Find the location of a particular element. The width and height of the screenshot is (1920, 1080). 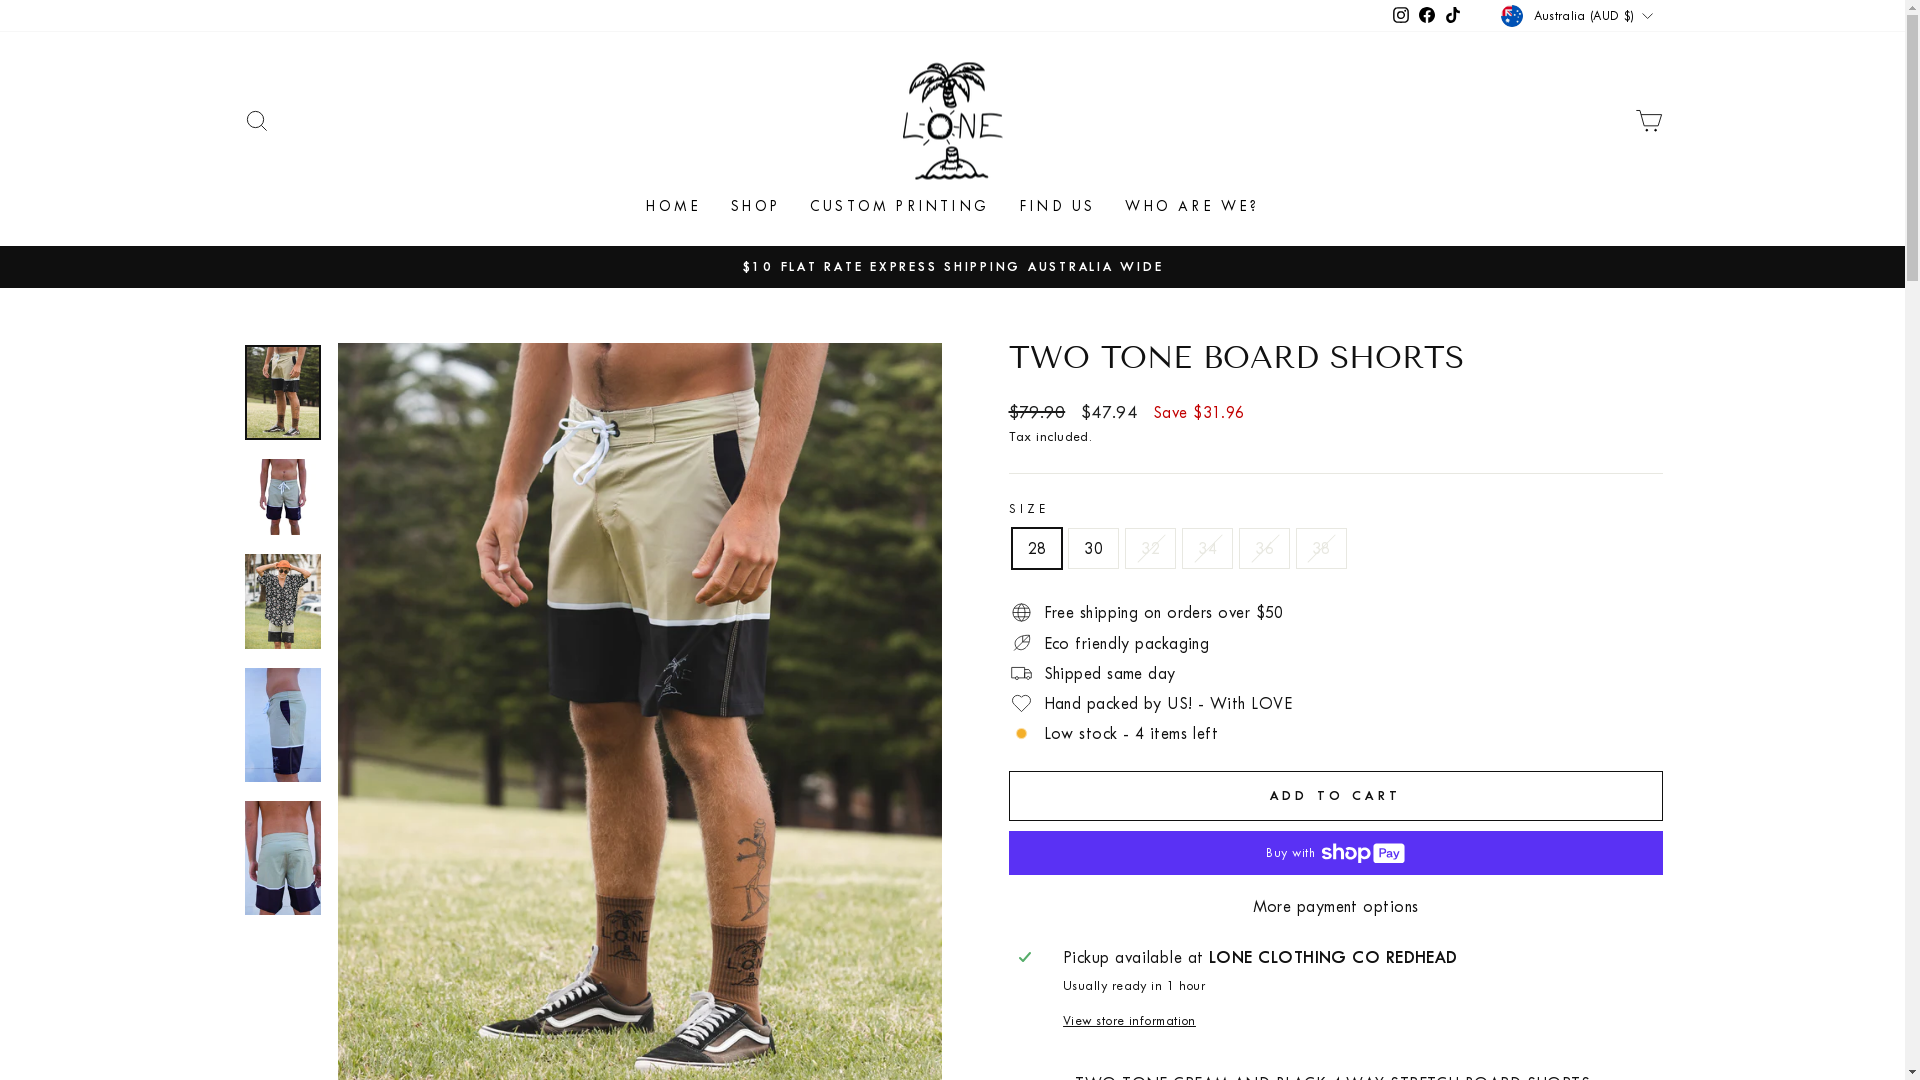

'SEARCH' is located at coordinates (254, 120).